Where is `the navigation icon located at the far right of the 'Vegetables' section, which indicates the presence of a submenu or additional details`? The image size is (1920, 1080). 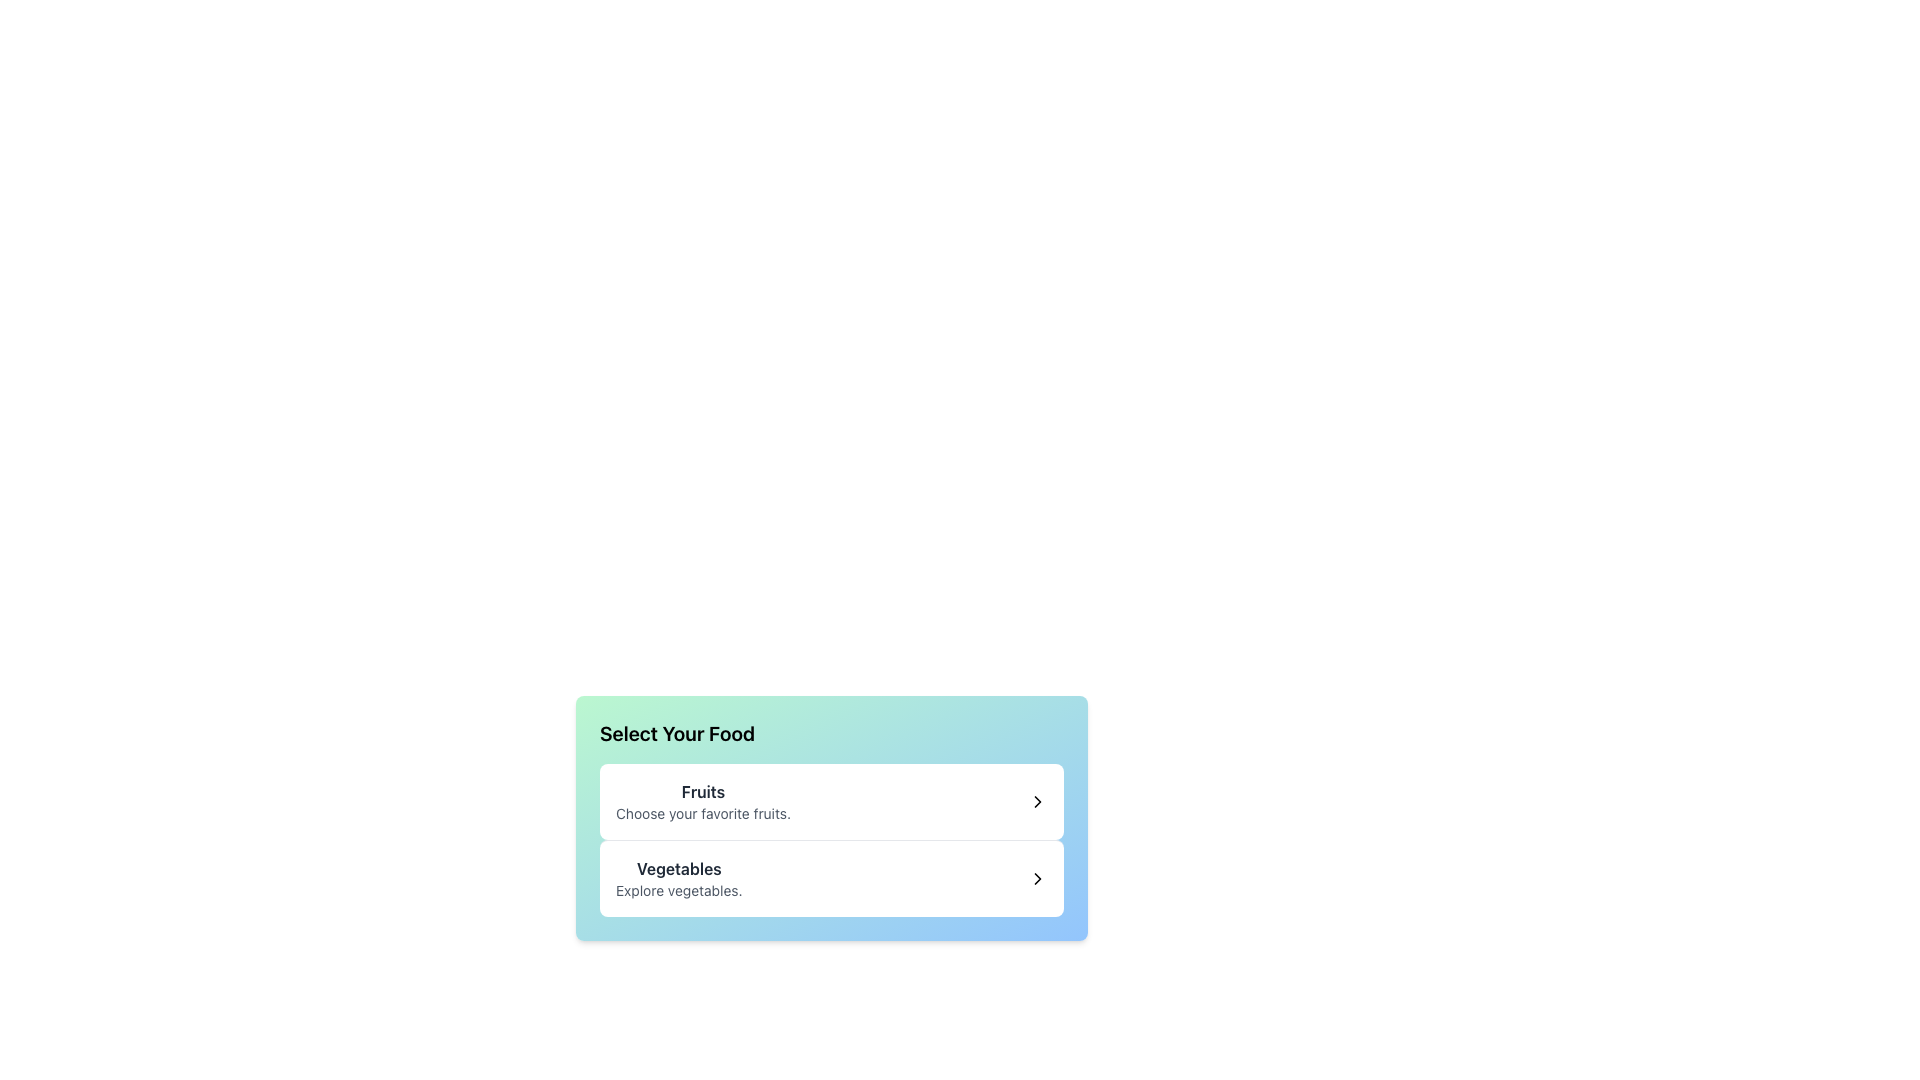 the navigation icon located at the far right of the 'Vegetables' section, which indicates the presence of a submenu or additional details is located at coordinates (1037, 878).